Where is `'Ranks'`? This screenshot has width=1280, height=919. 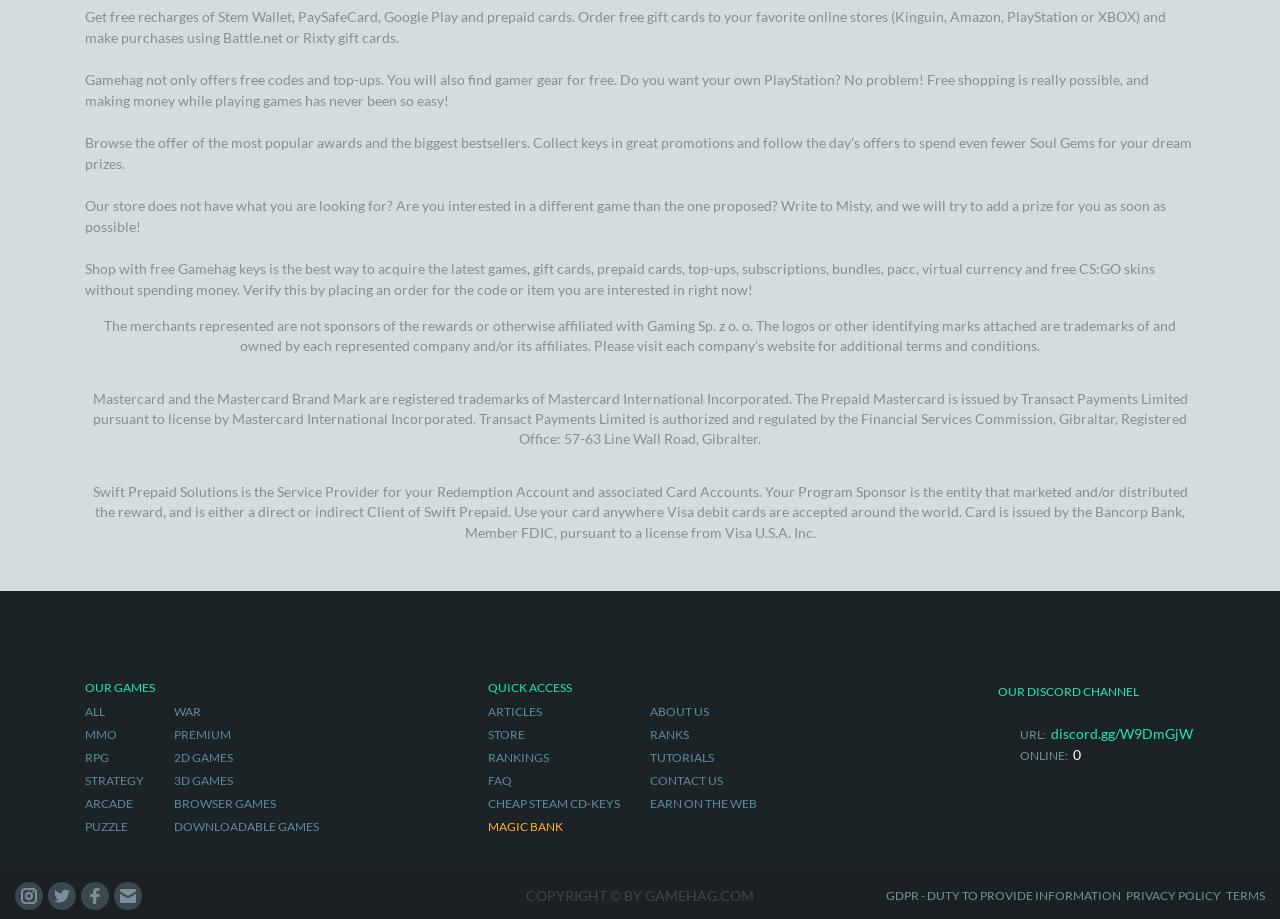
'Ranks' is located at coordinates (668, 206).